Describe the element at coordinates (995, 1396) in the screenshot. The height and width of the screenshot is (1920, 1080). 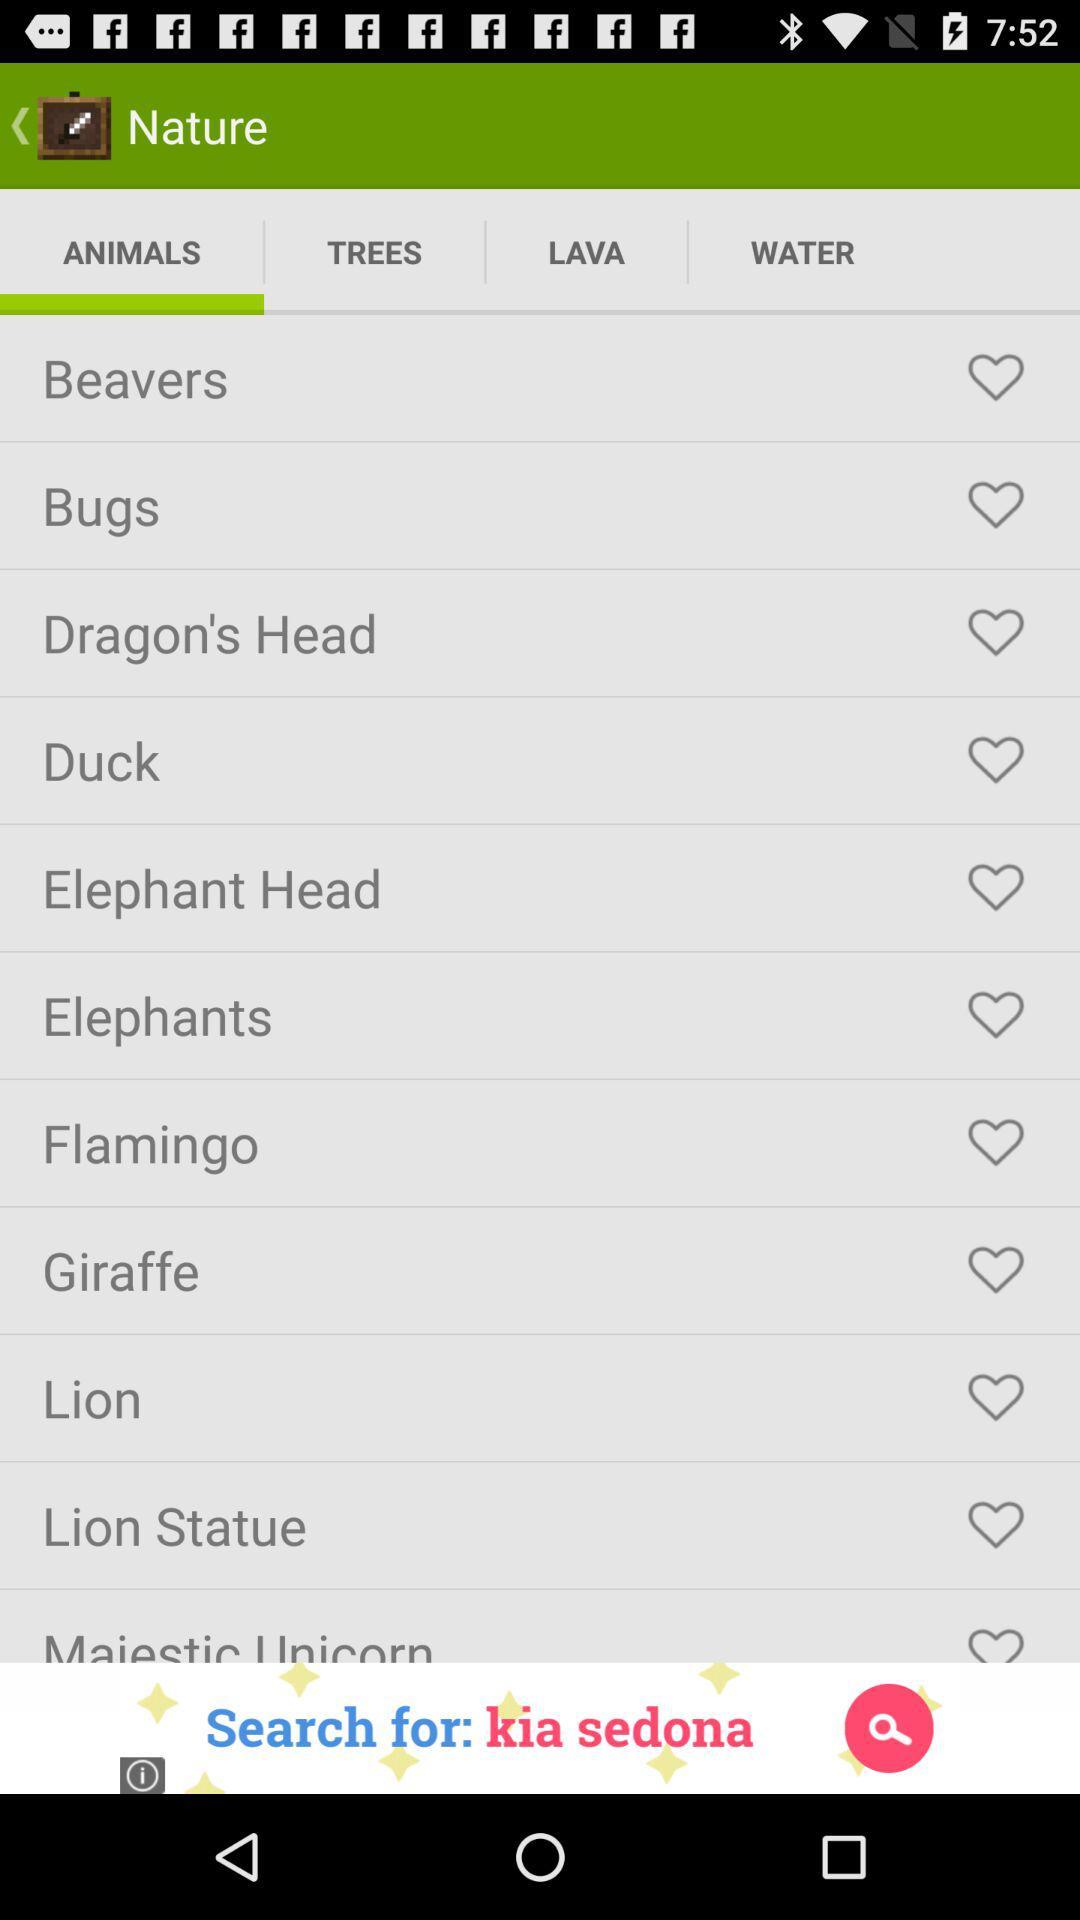
I see `like button` at that location.